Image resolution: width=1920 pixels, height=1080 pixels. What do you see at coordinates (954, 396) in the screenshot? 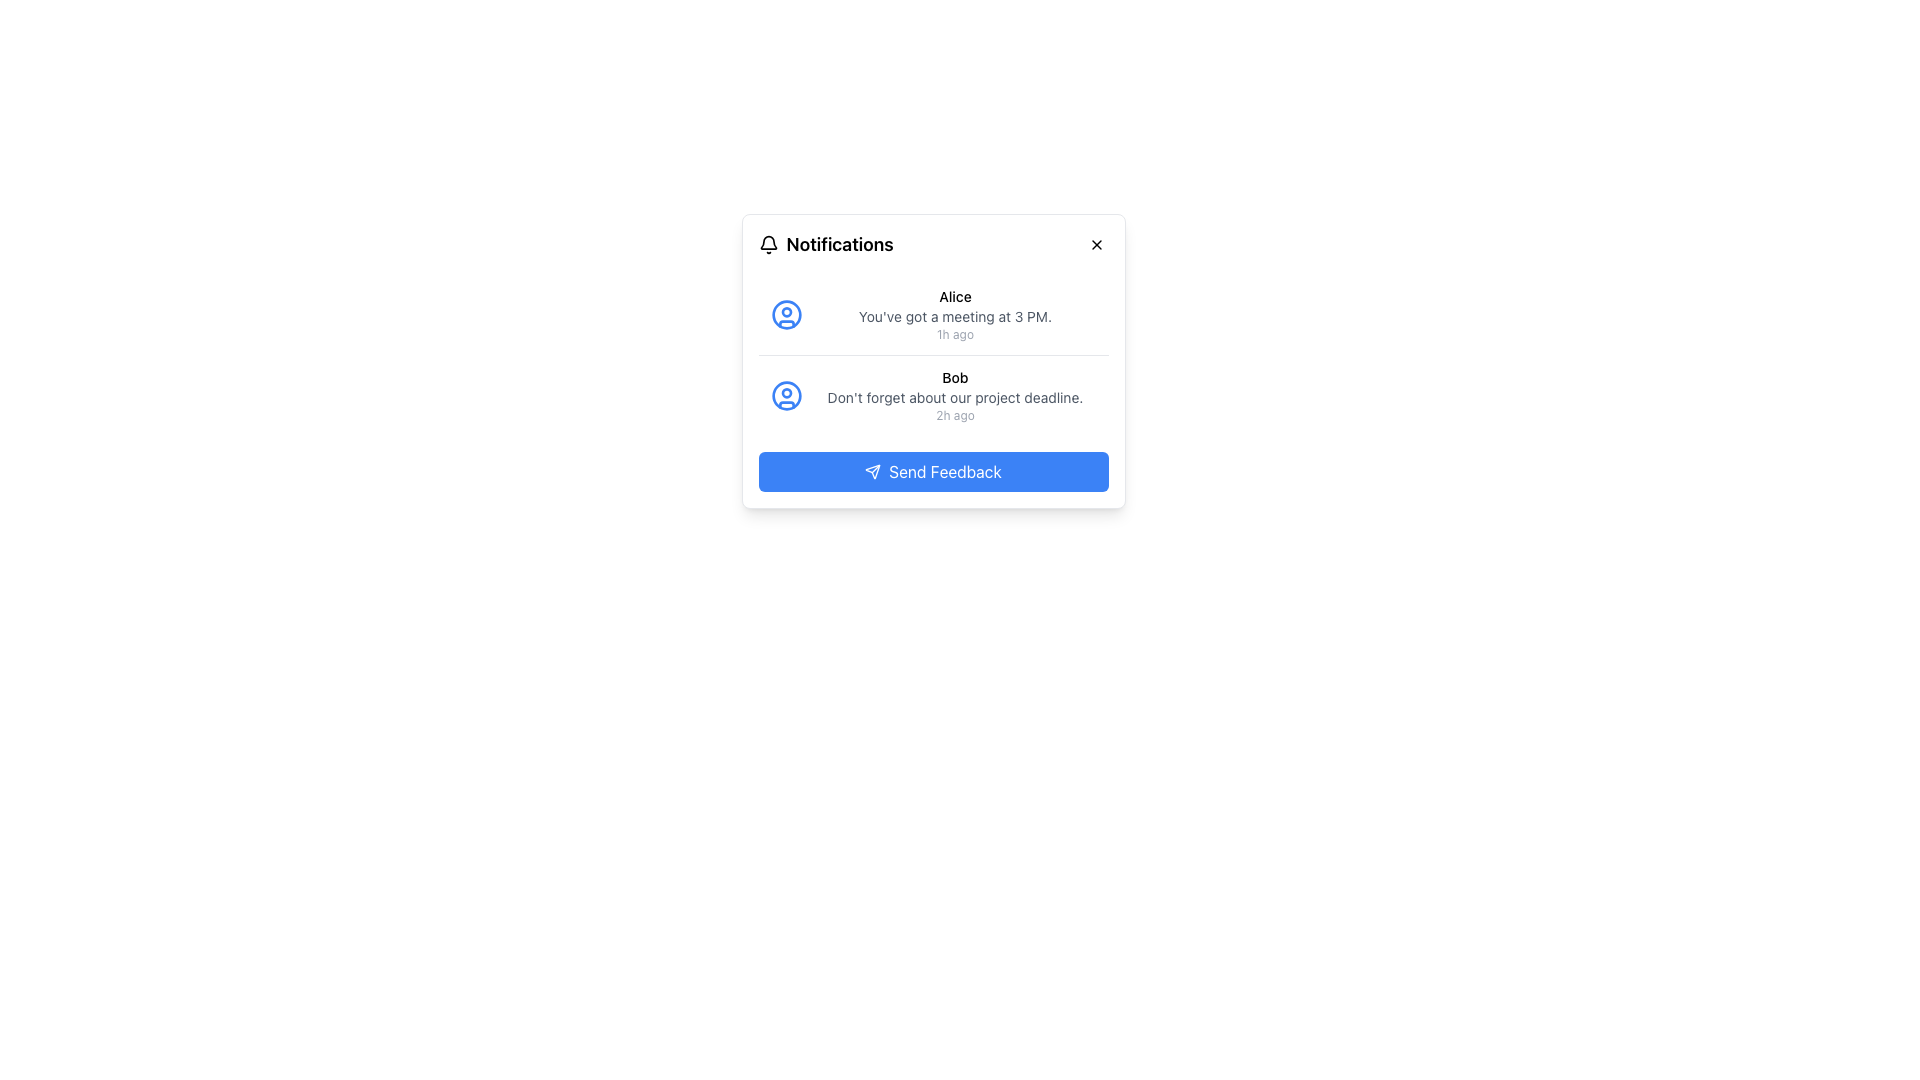
I see `the text display that shows the notification message located to the right of the avatar icon in the second notification entry` at bounding box center [954, 396].